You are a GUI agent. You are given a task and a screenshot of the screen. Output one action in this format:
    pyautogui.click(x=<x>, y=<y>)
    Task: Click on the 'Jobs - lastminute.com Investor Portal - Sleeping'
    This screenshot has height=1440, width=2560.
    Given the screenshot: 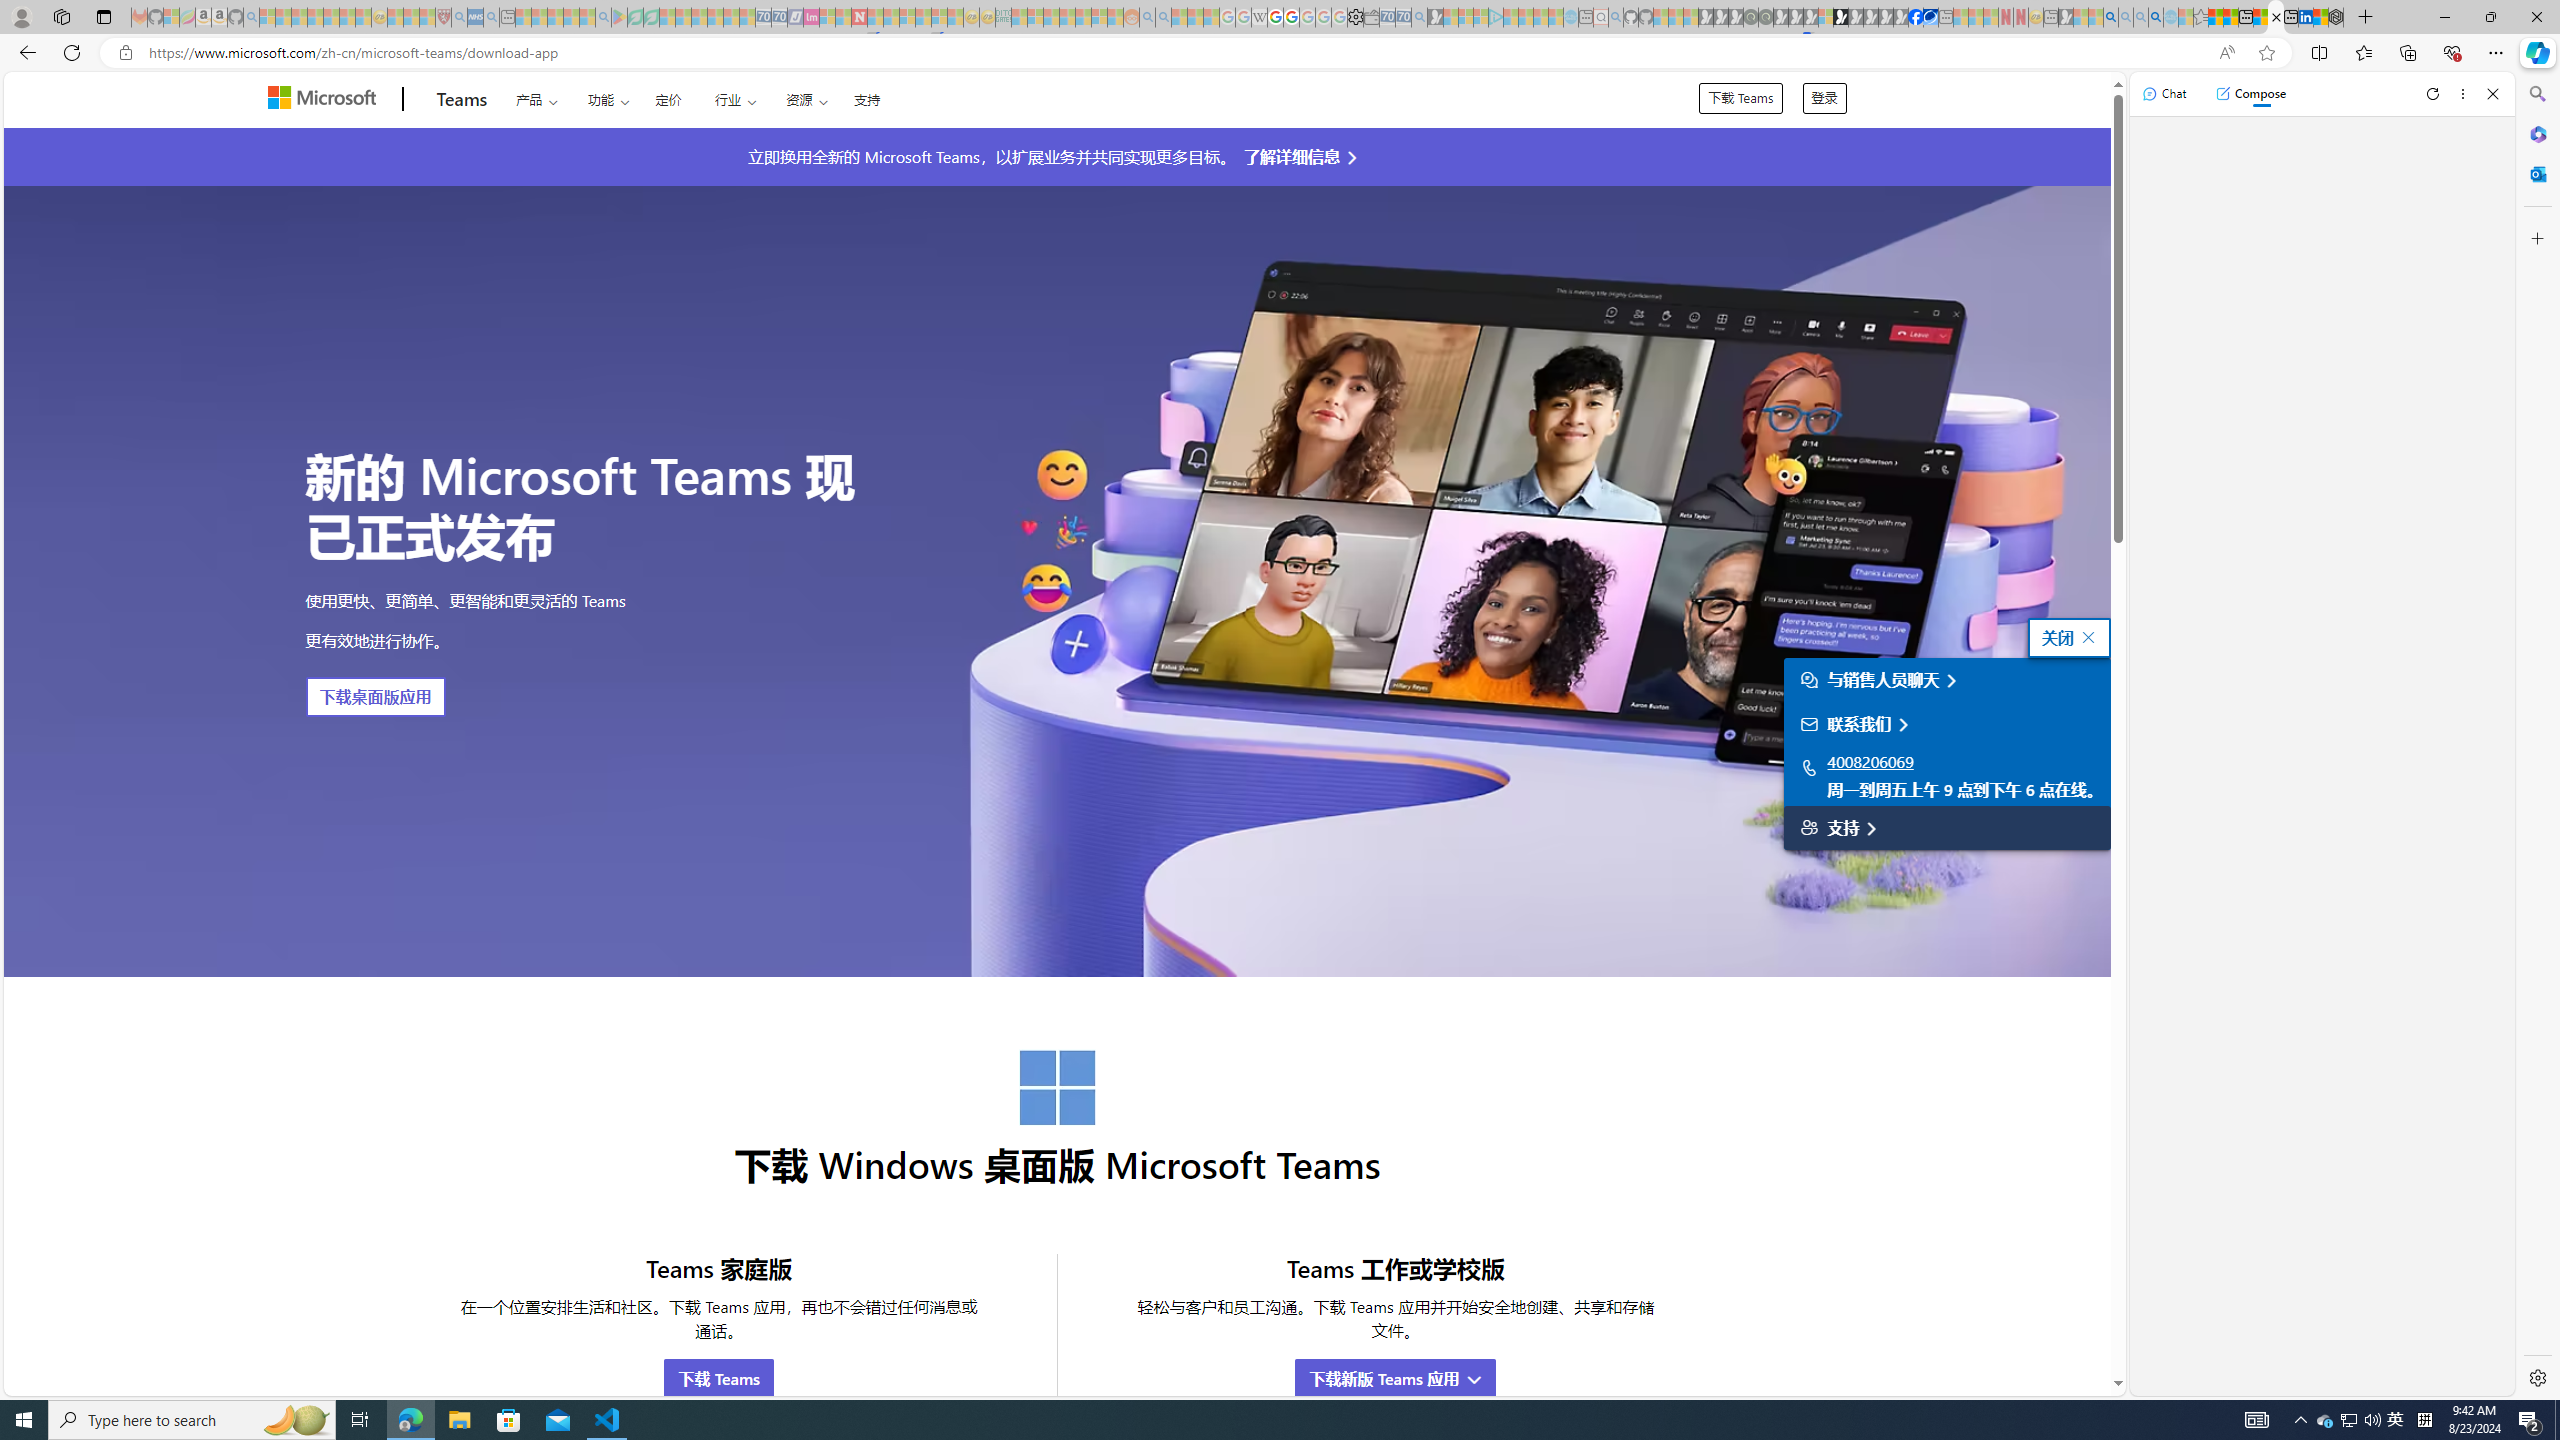 What is the action you would take?
    pyautogui.click(x=811, y=16)
    